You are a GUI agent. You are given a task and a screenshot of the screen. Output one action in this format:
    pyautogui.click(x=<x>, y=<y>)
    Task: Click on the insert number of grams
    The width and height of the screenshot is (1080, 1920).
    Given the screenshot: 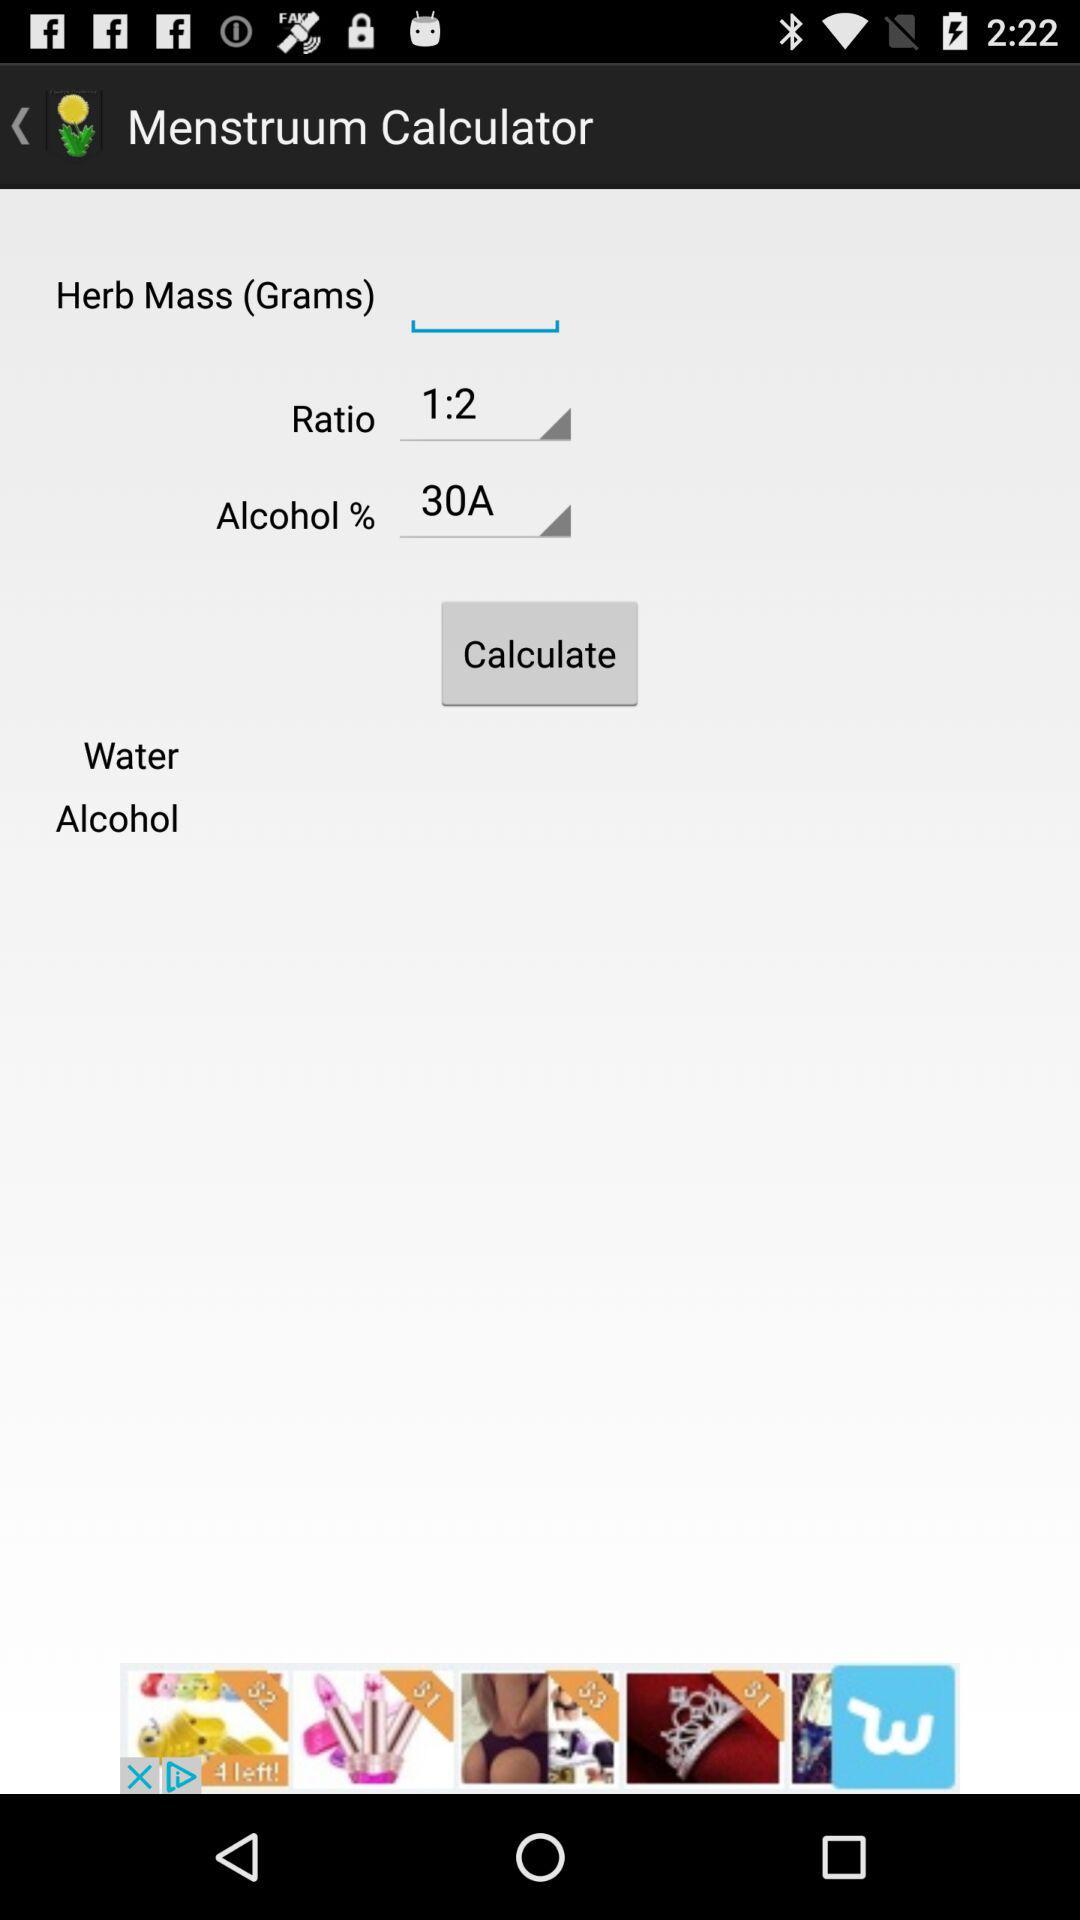 What is the action you would take?
    pyautogui.click(x=485, y=291)
    